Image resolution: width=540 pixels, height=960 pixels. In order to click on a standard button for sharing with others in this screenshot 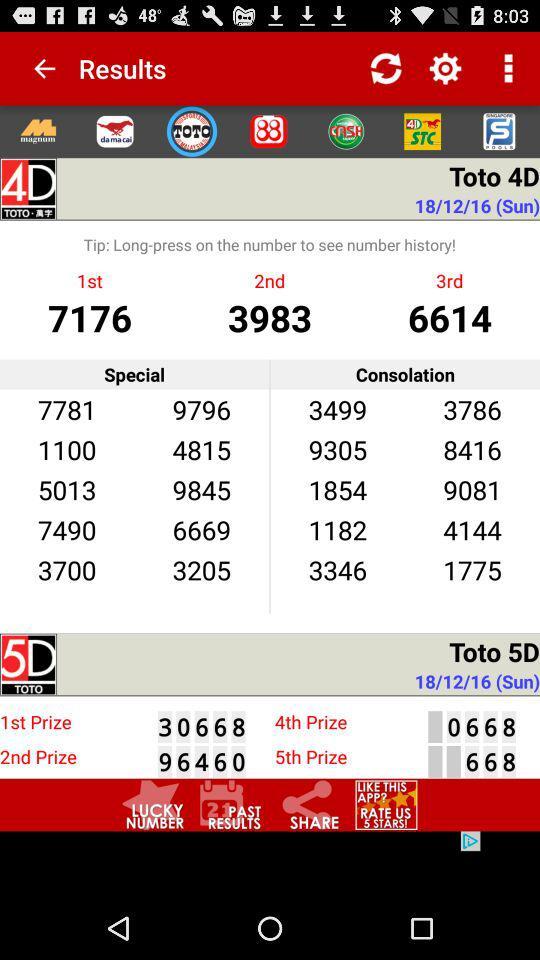, I will do `click(308, 805)`.